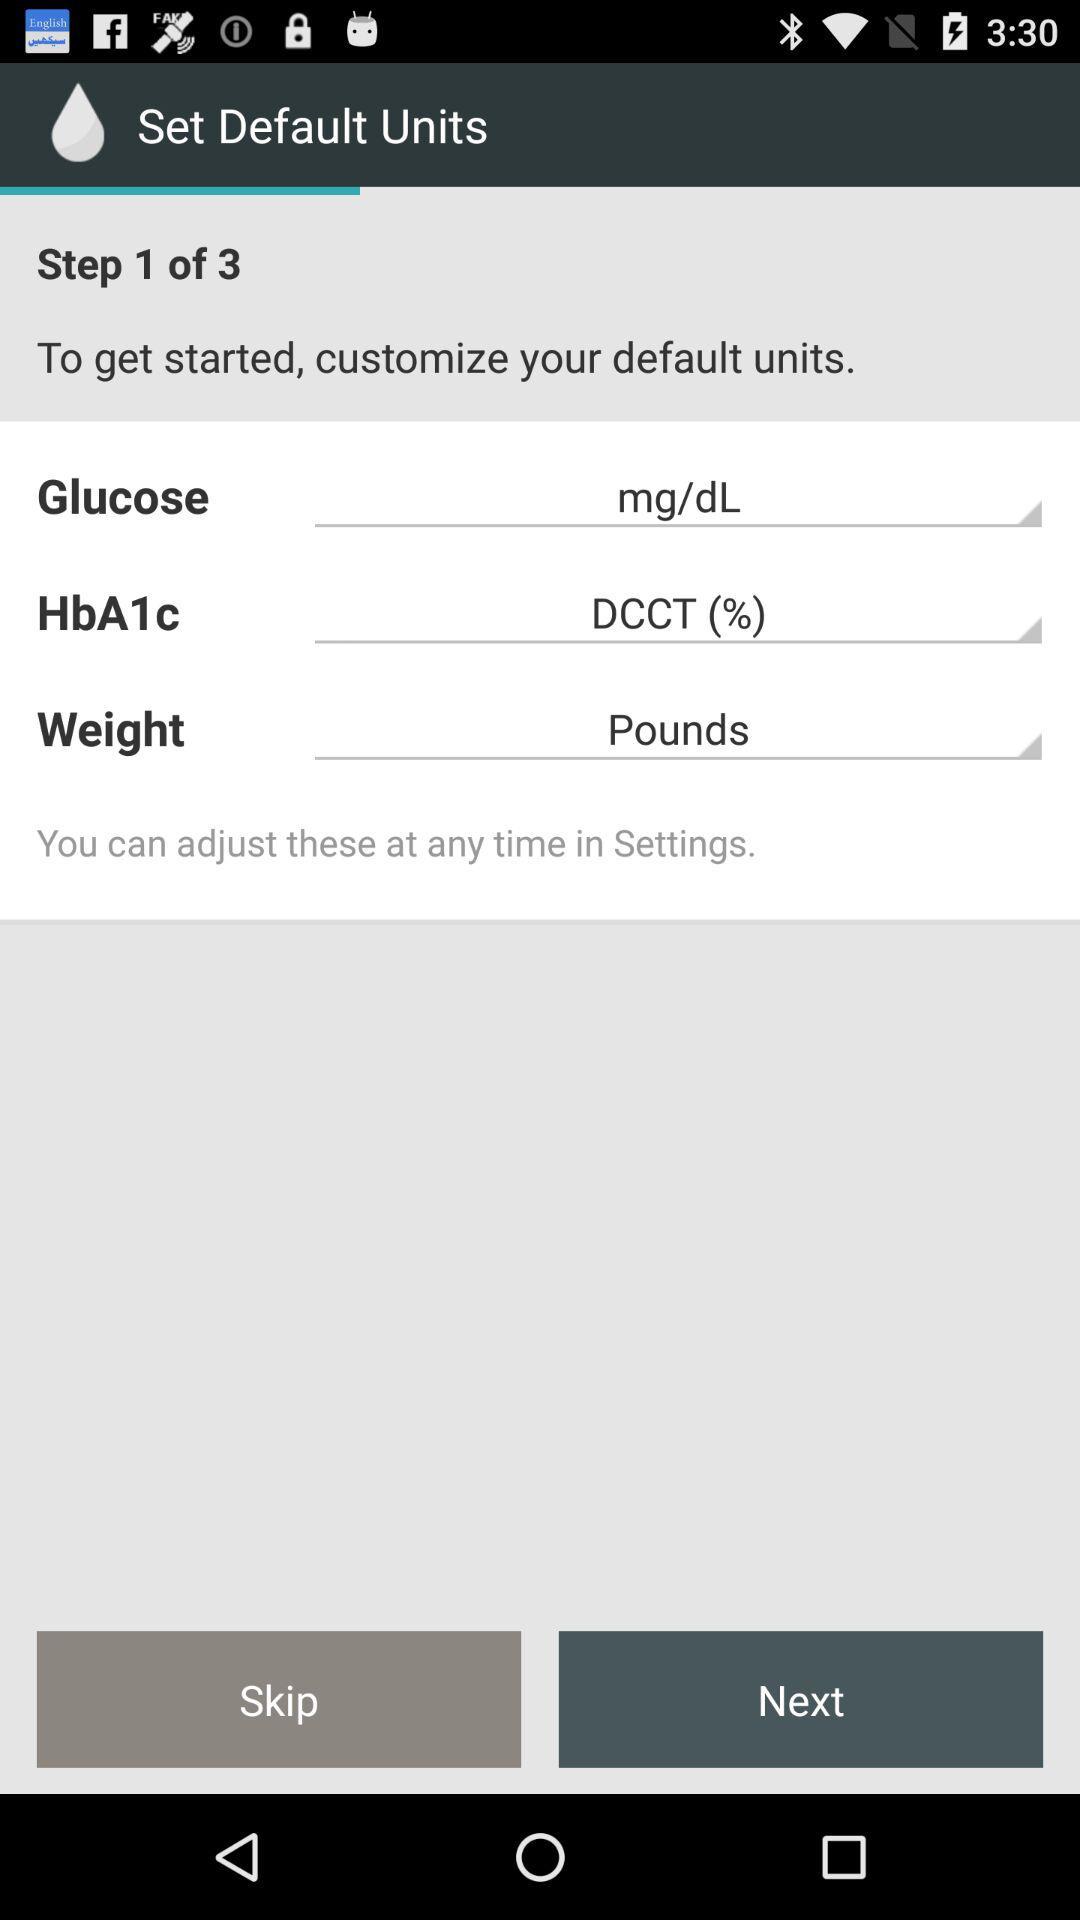  I want to click on the mg/dl item, so click(678, 495).